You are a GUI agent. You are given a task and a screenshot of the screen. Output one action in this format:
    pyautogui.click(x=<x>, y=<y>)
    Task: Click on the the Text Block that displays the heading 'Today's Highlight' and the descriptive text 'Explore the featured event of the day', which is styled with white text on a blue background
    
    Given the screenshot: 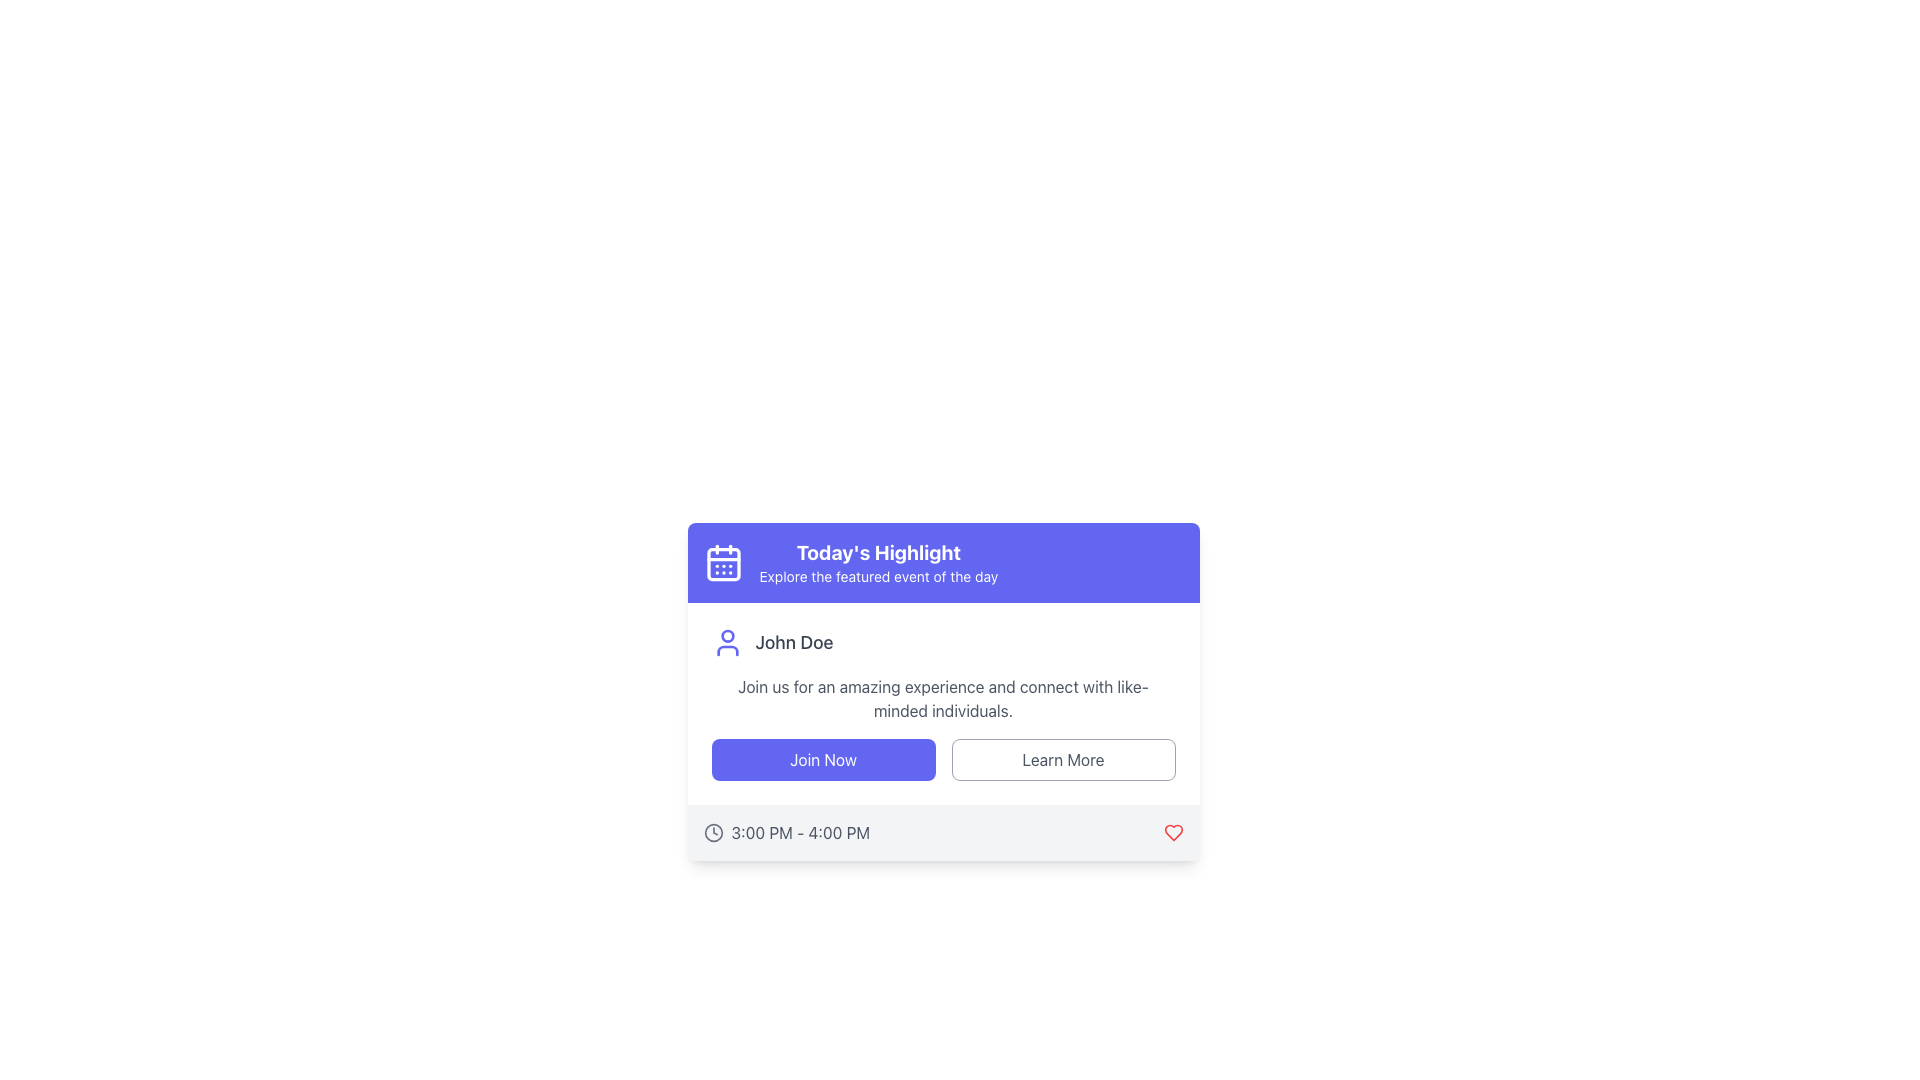 What is the action you would take?
    pyautogui.click(x=878, y=563)
    